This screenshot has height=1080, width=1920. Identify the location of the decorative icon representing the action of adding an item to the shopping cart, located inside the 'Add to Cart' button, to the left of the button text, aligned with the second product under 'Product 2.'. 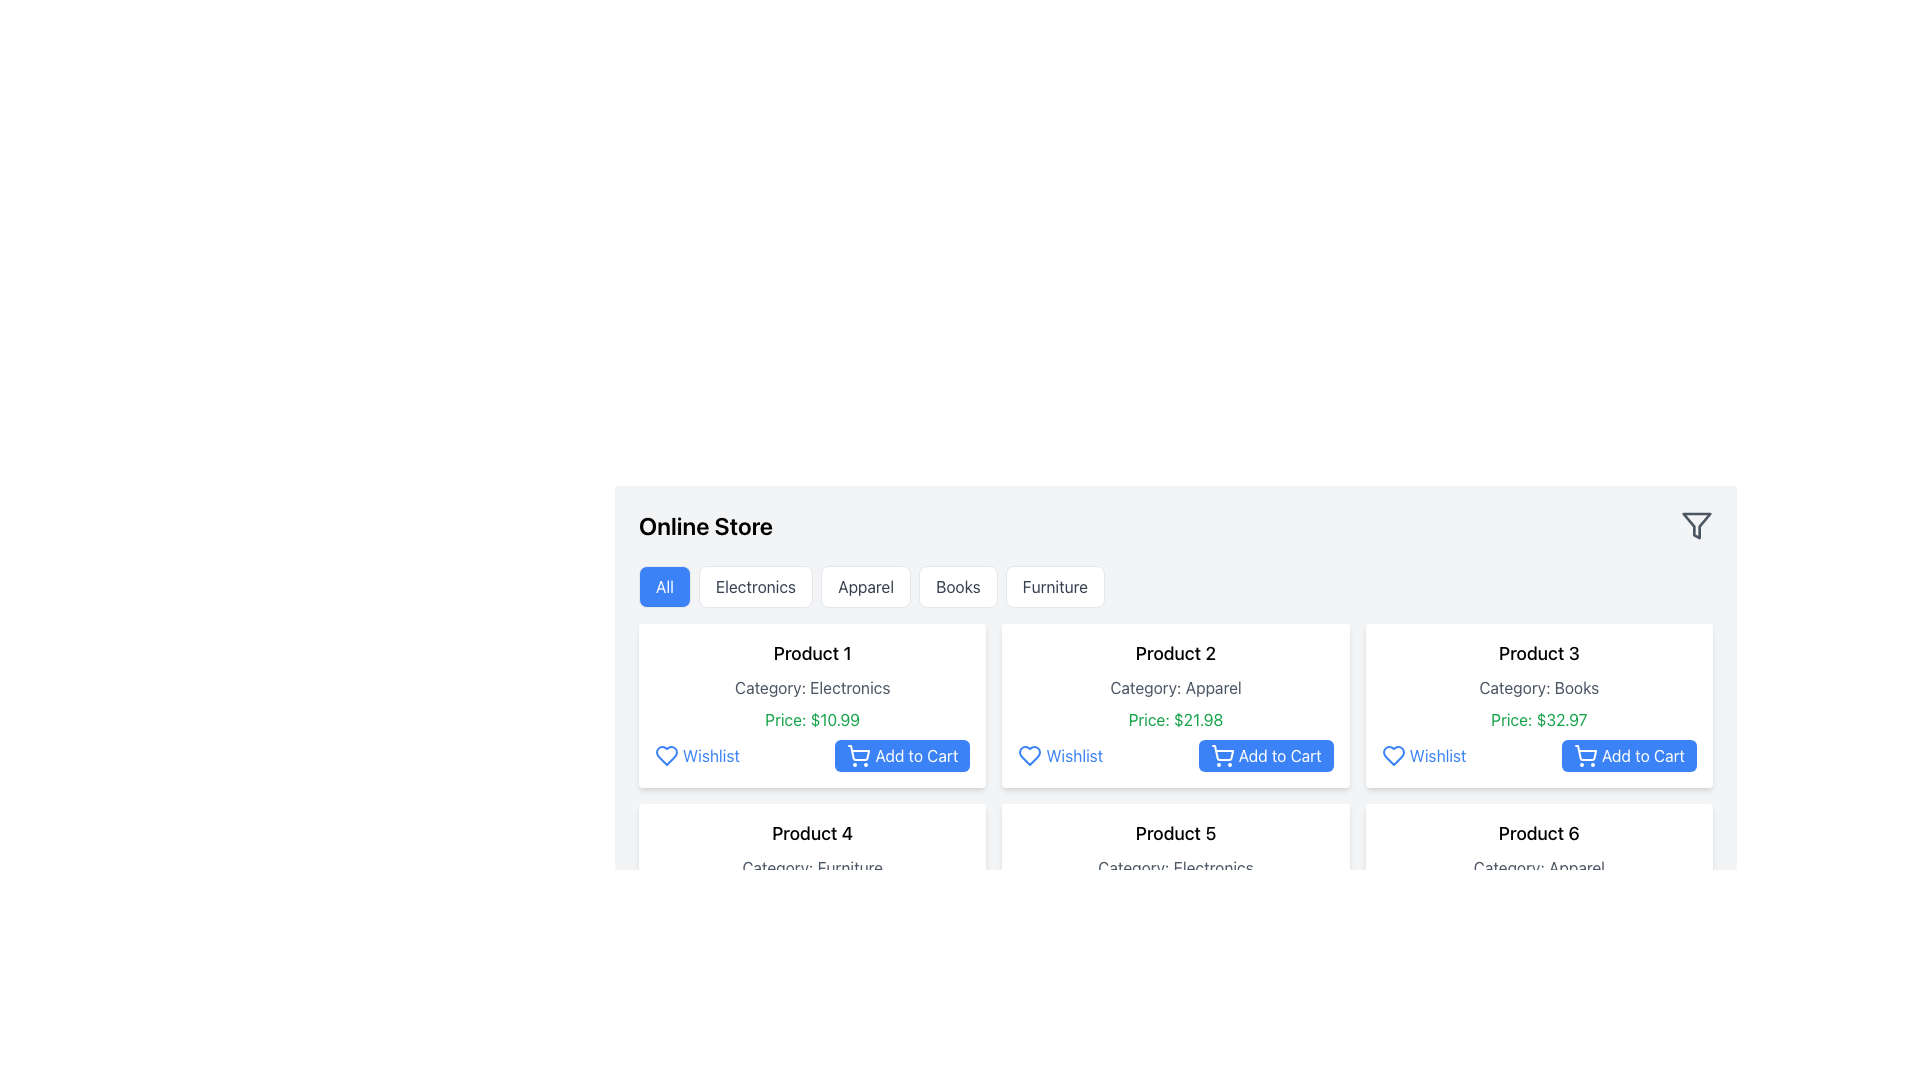
(859, 756).